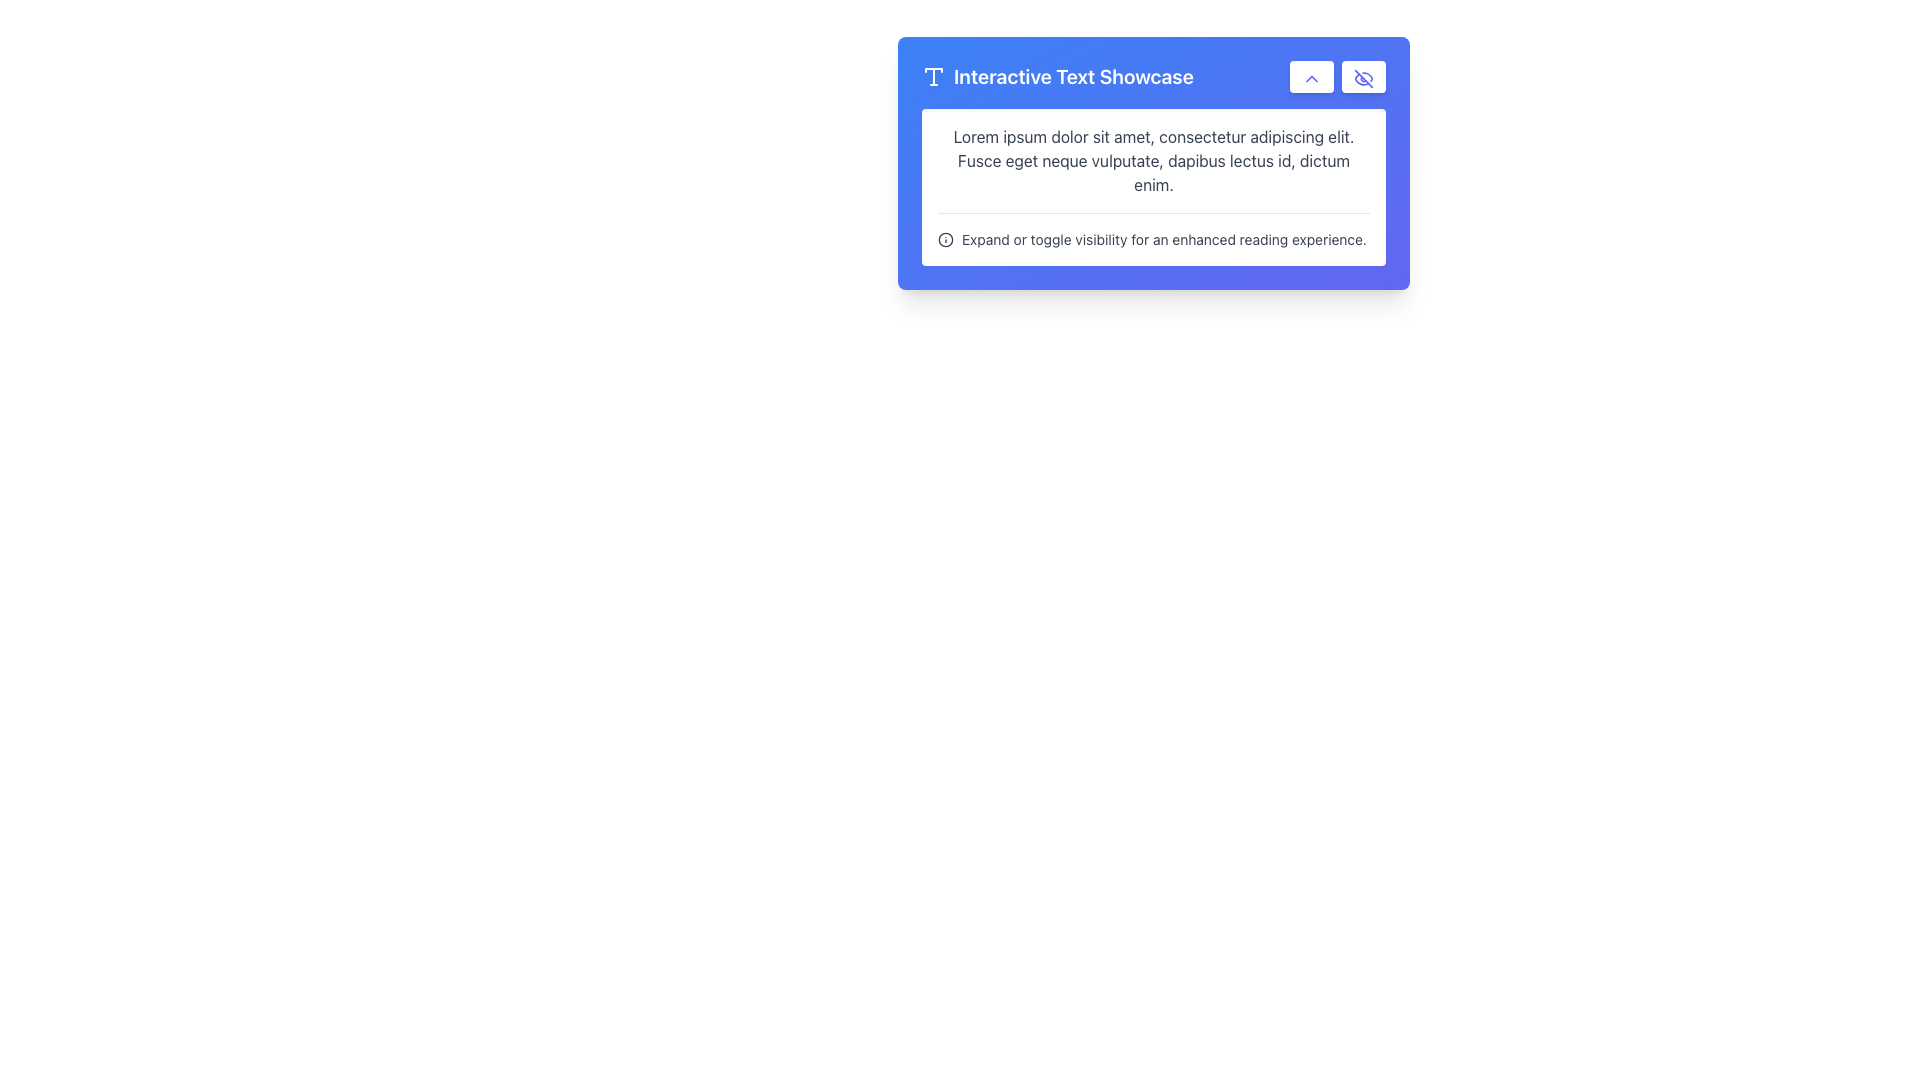  Describe the element at coordinates (933, 76) in the screenshot. I see `the Decorative Icon featuring a large letter 'T' with a blue background, located to the left of the text 'Interactive Text Showcase'` at that location.